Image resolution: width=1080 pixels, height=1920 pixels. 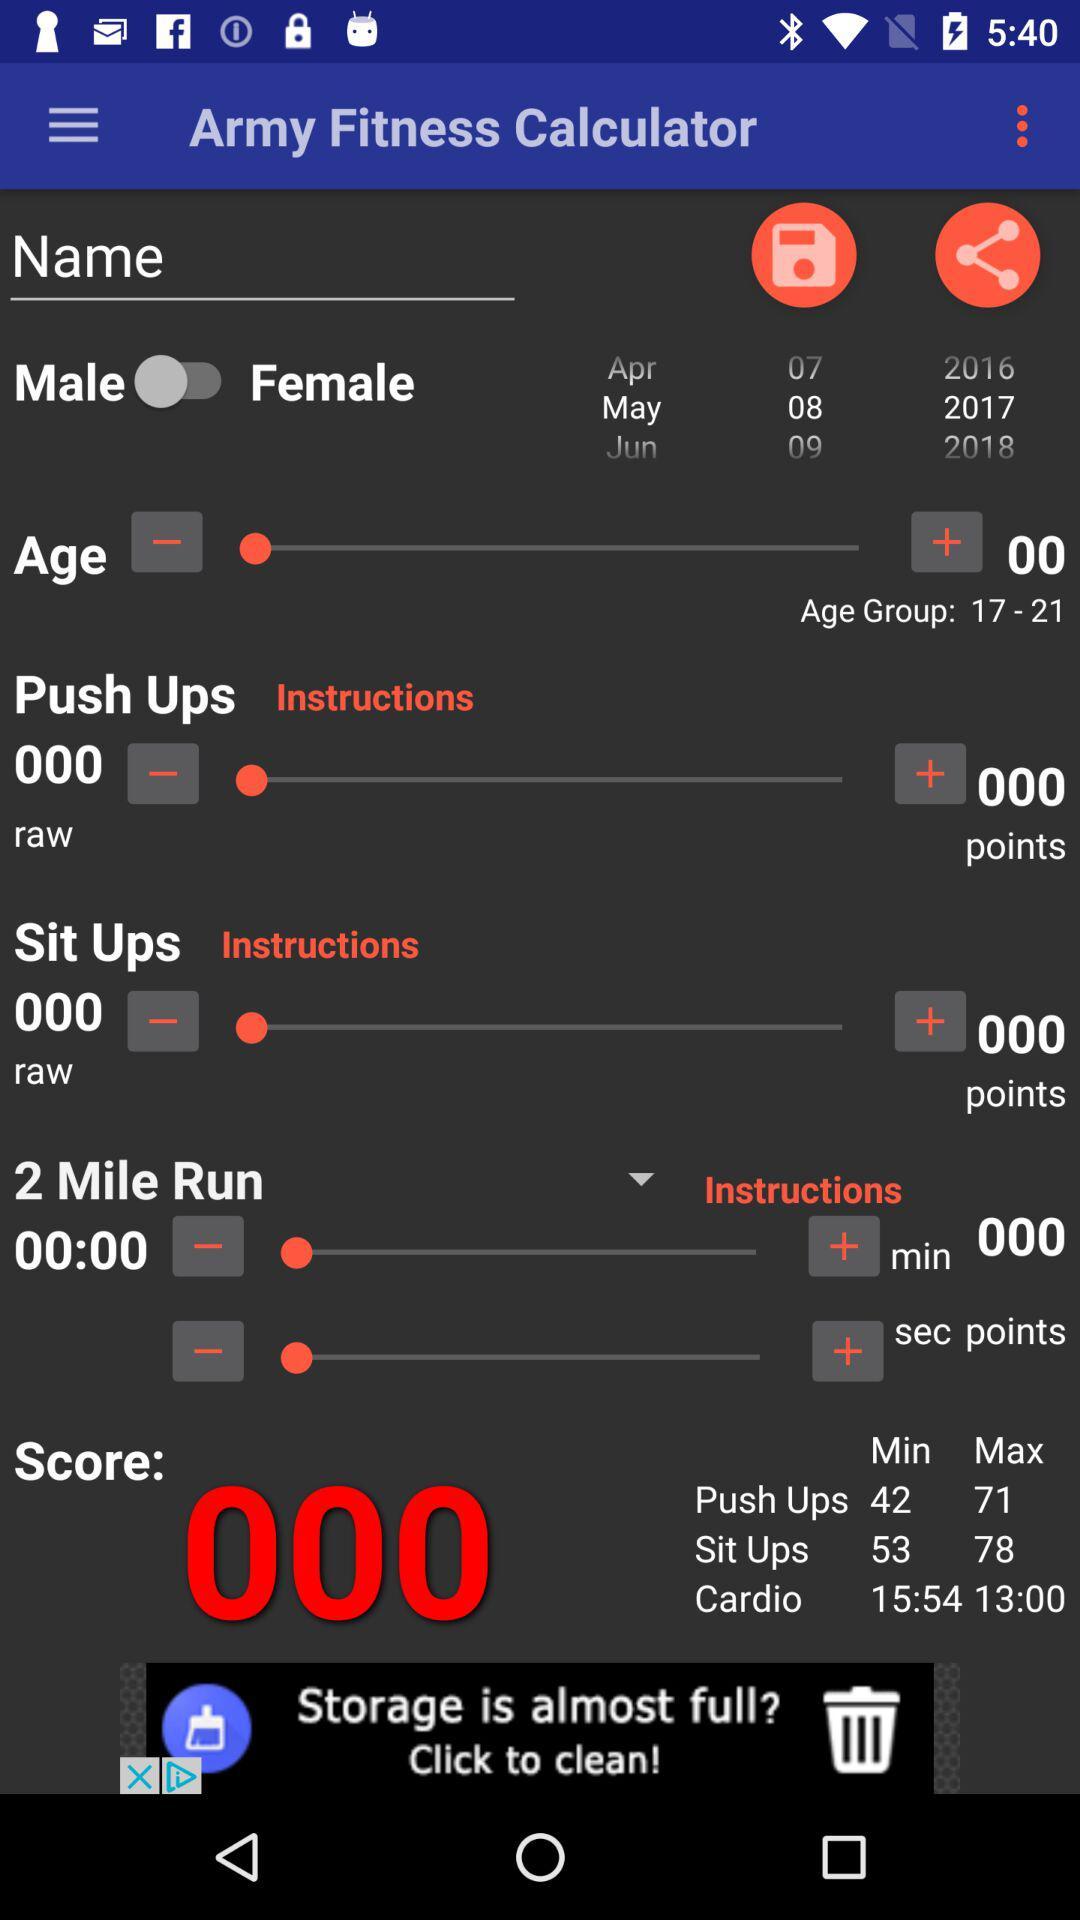 What do you see at coordinates (986, 253) in the screenshot?
I see `share the information` at bounding box center [986, 253].